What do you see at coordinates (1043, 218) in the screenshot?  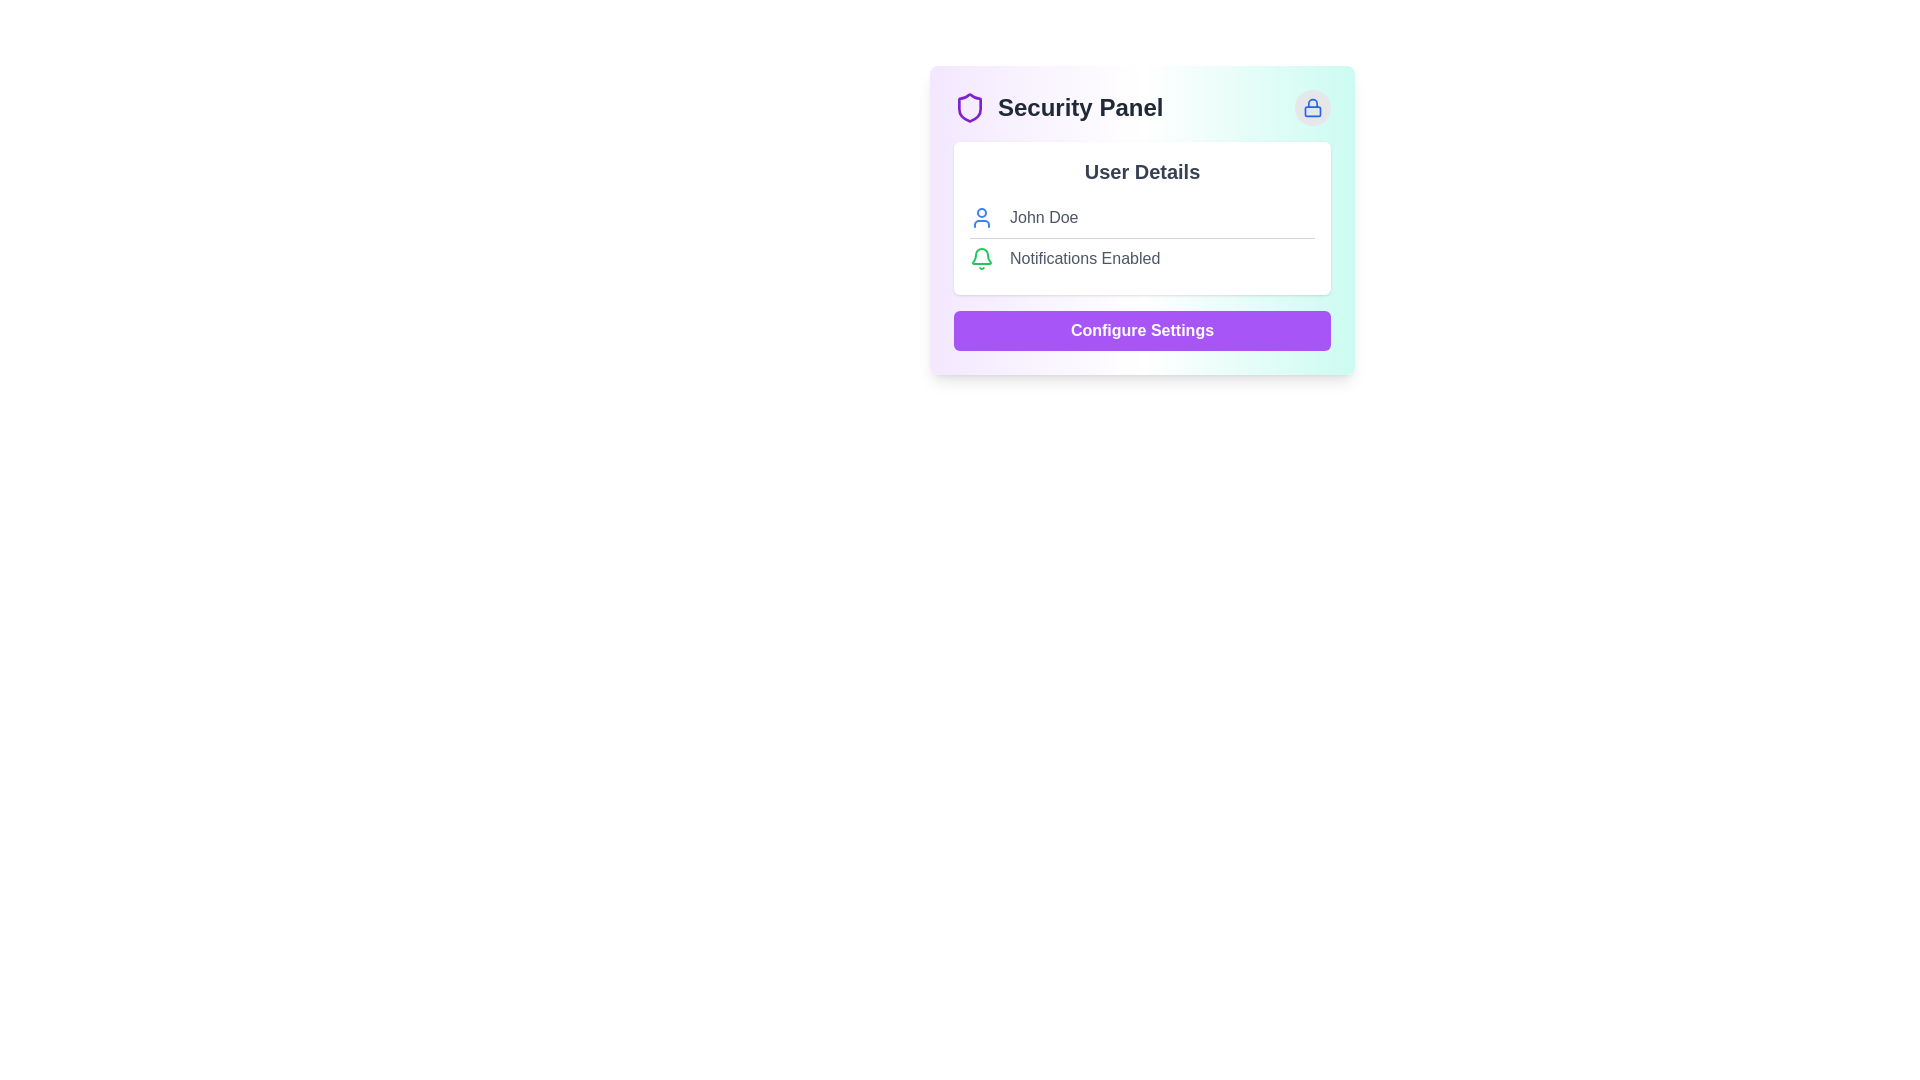 I see `the static text label displaying 'John Doe' in gray color, located in the user details section of the security panel` at bounding box center [1043, 218].